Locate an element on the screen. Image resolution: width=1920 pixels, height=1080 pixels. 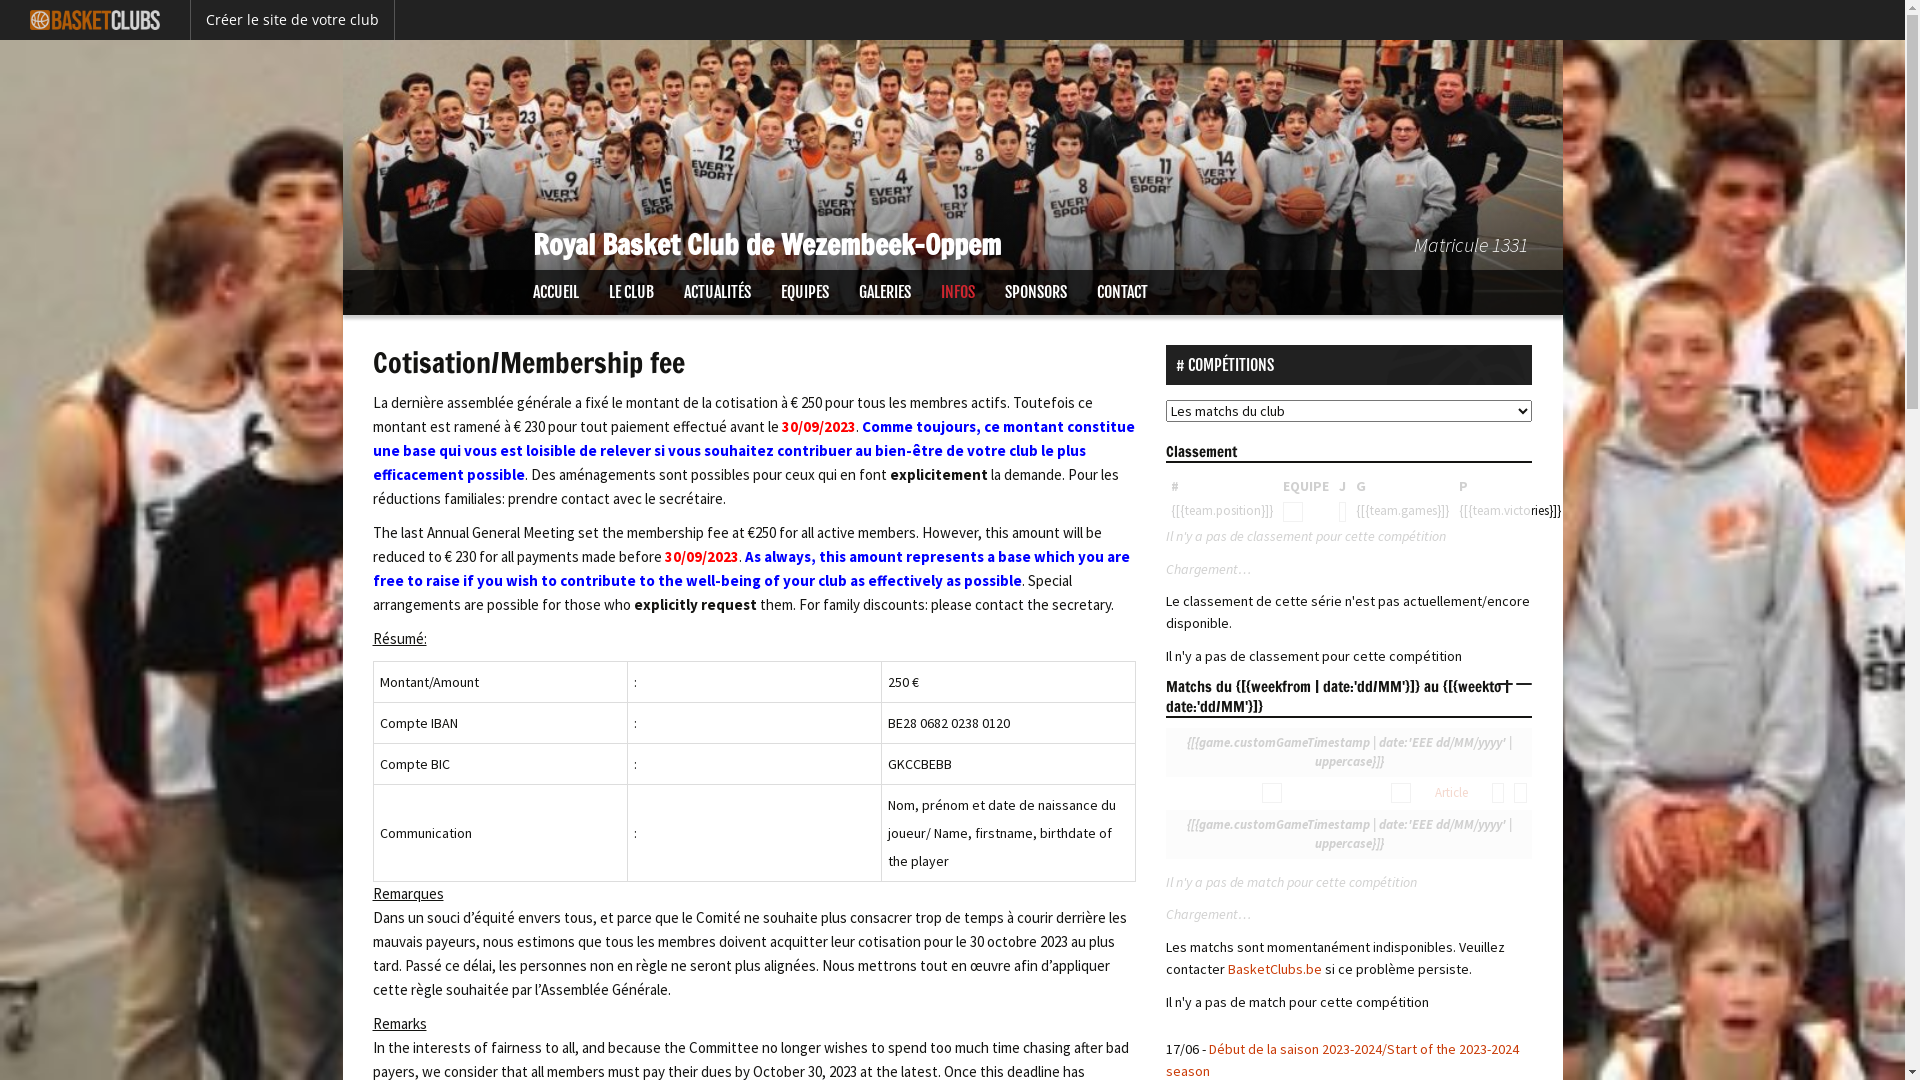
'SPONSORS' is located at coordinates (1036, 292).